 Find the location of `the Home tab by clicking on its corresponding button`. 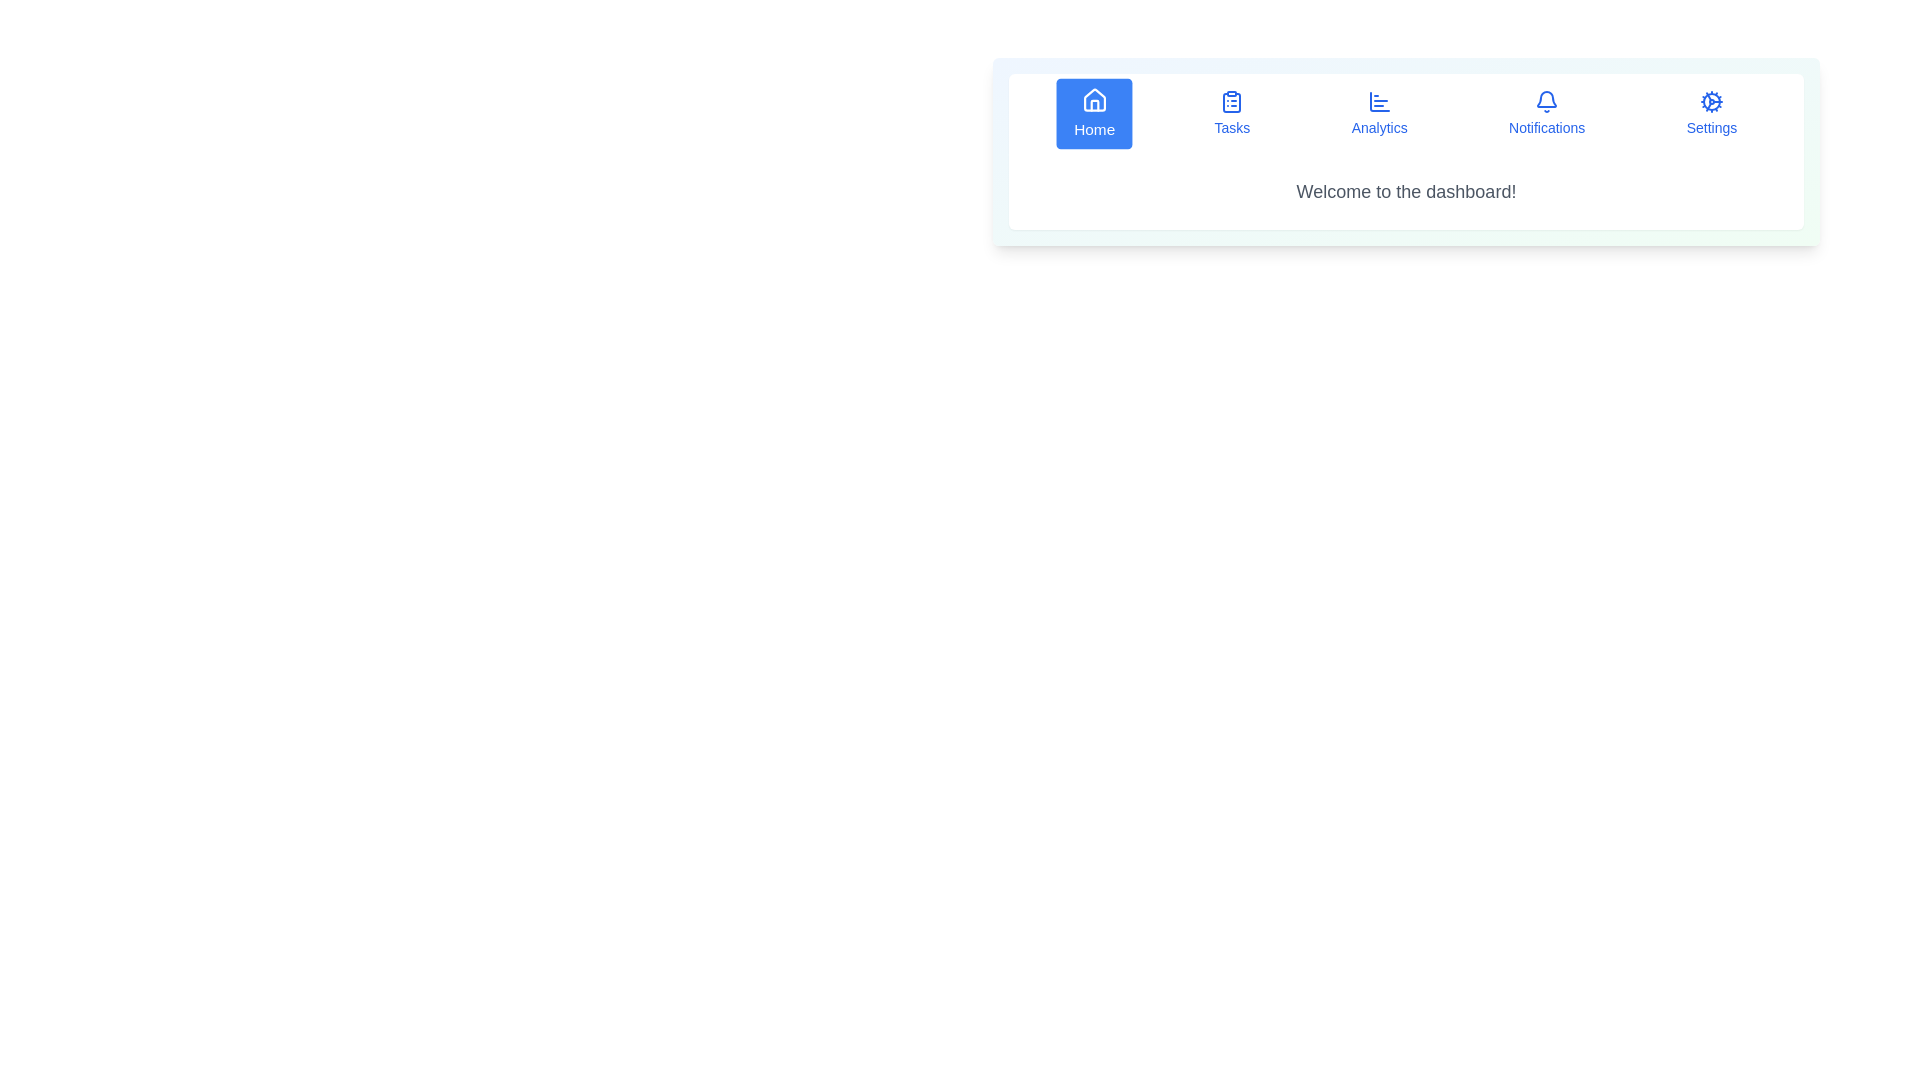

the Home tab by clicking on its corresponding button is located at coordinates (1093, 114).